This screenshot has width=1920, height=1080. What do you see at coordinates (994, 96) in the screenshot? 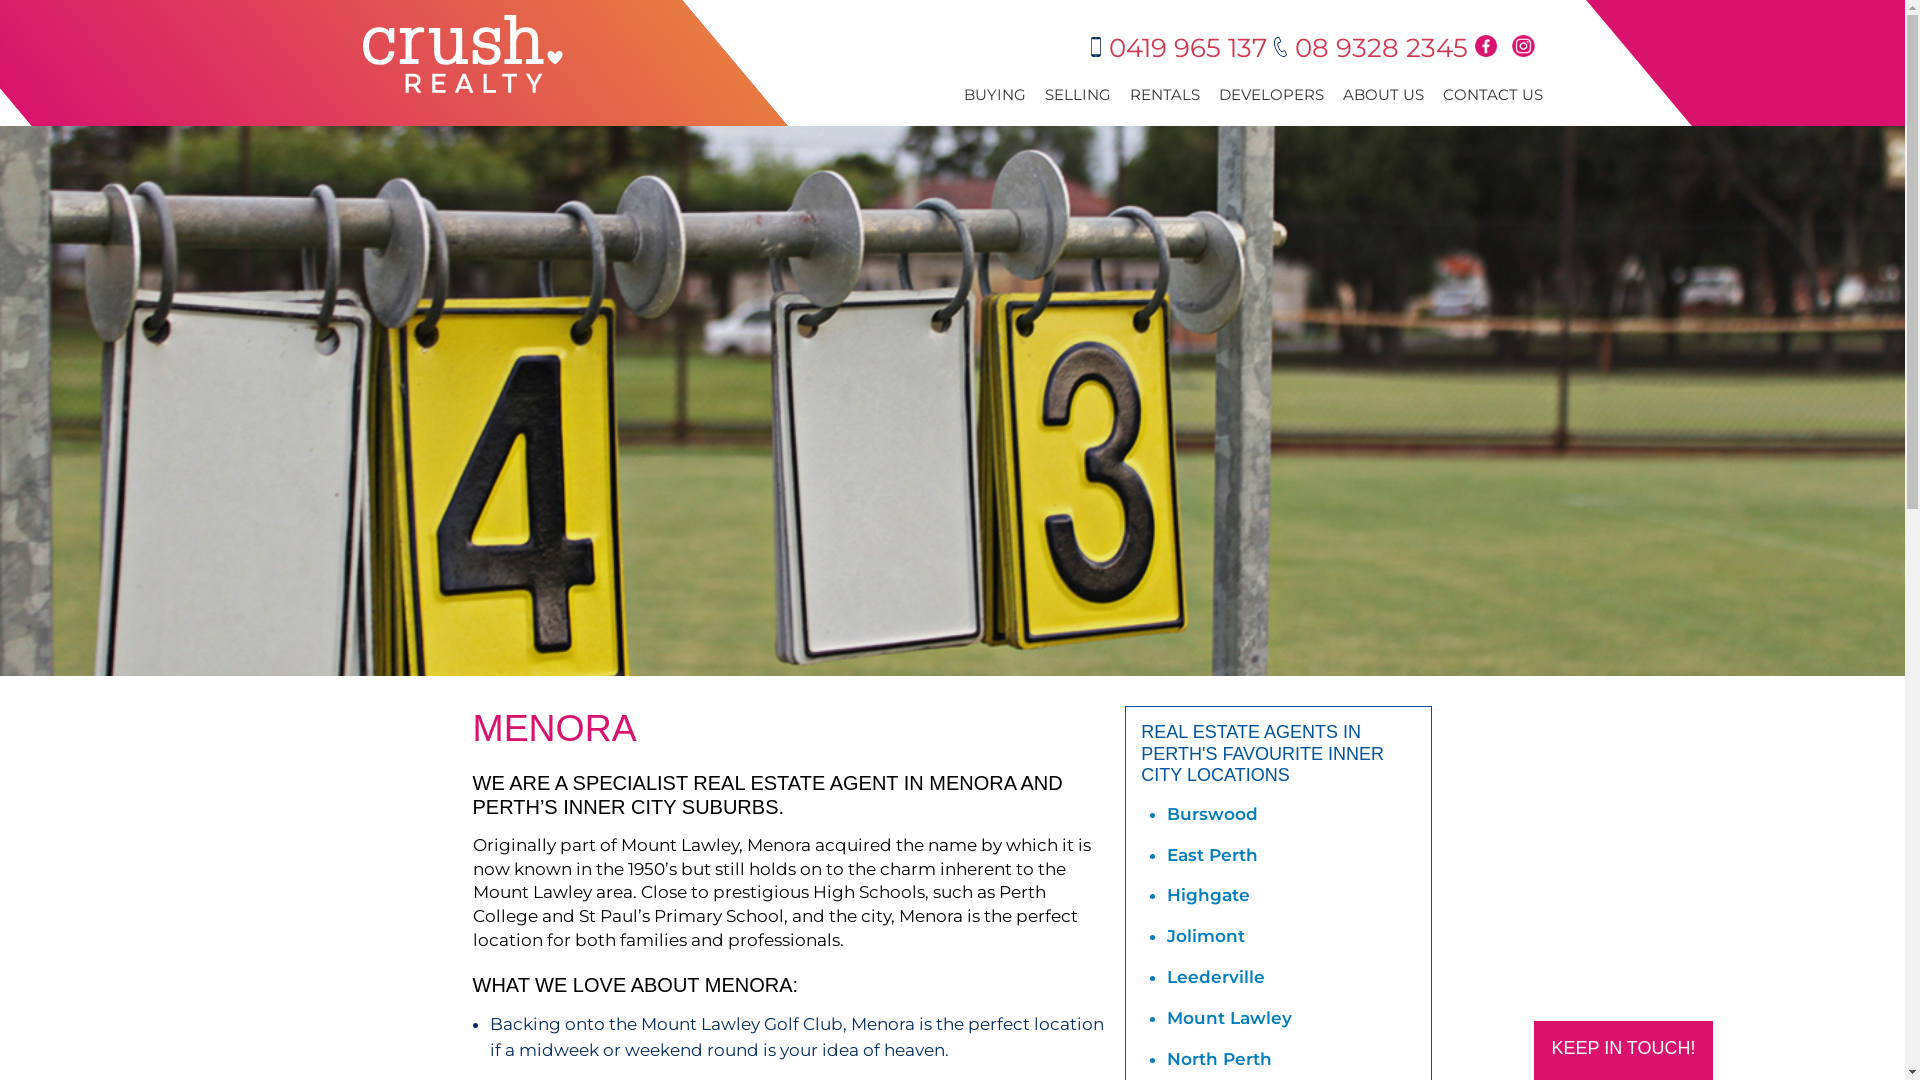
I see `'BUYING'` at bounding box center [994, 96].